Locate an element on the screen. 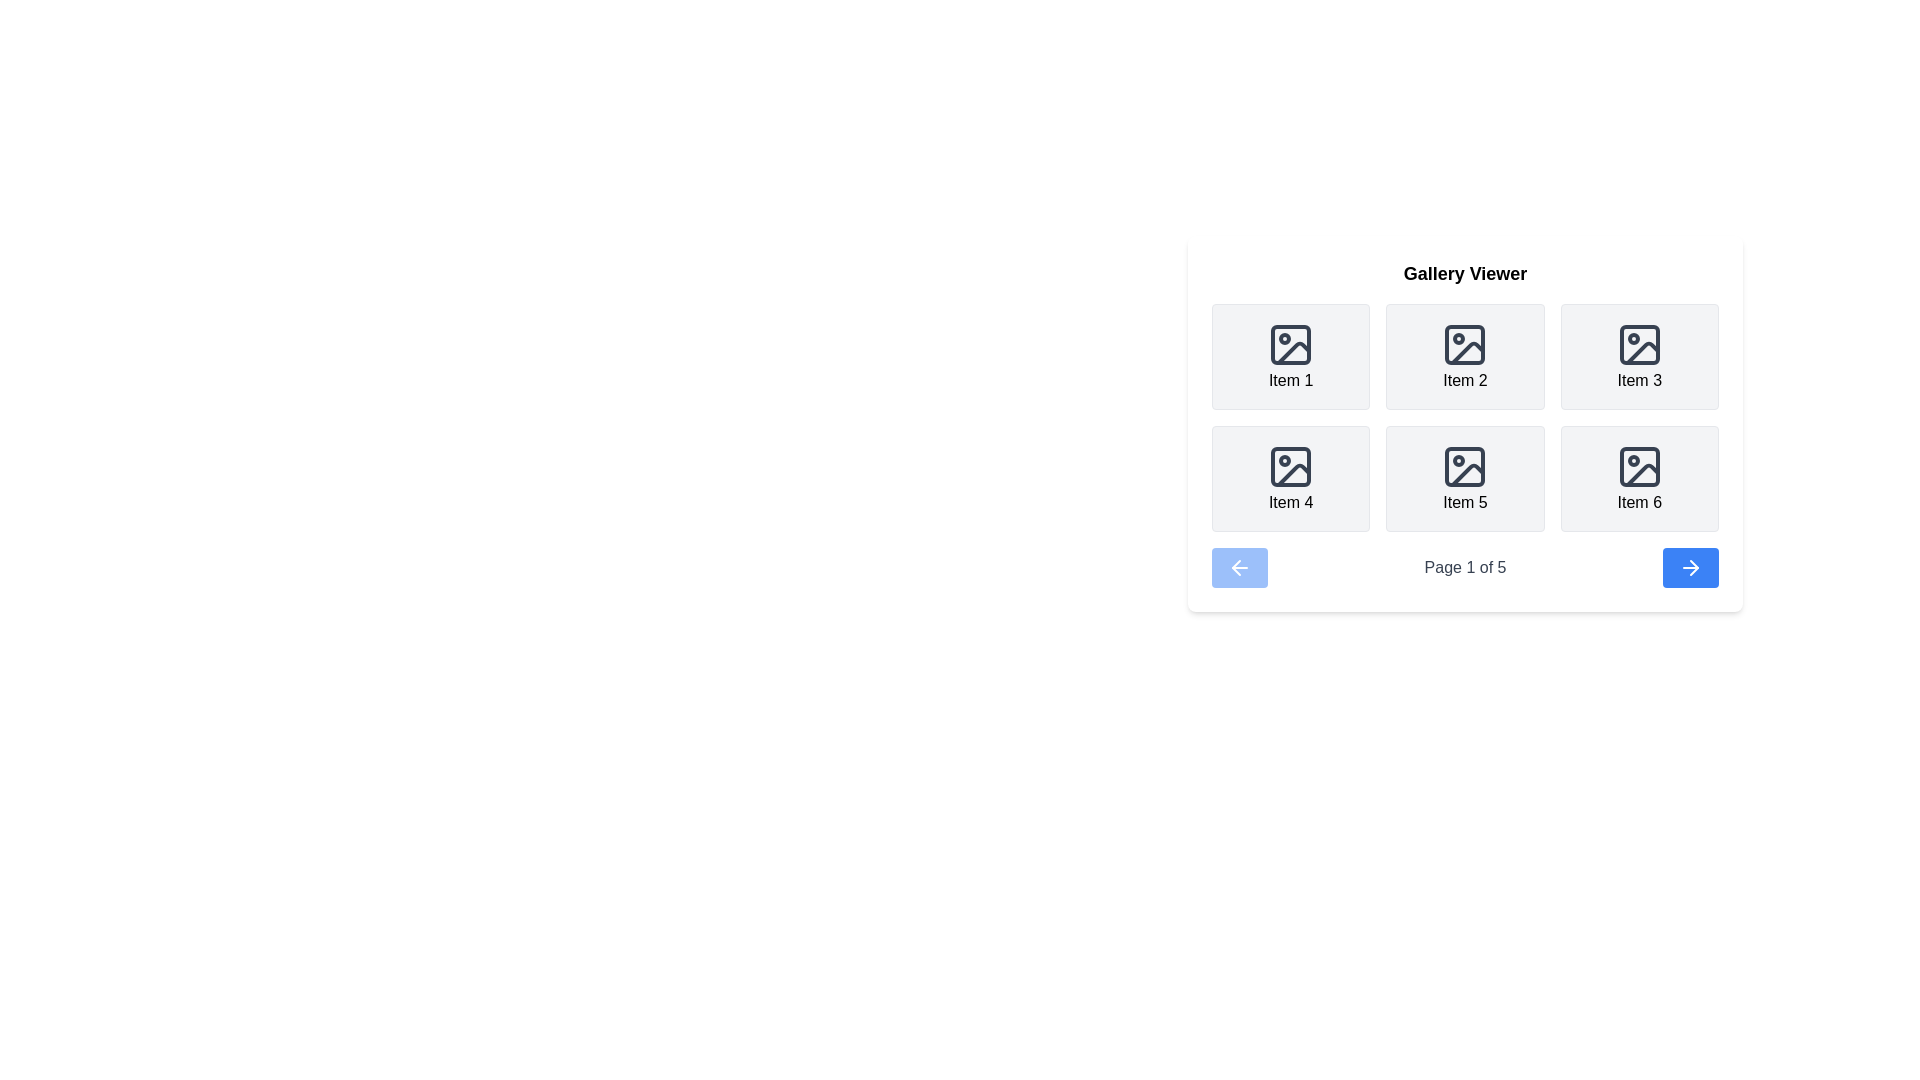  the displayed page number and total pages in the Static Text Display located at the center of the navigation bar between the 'previous' and 'next' buttons is located at coordinates (1465, 567).